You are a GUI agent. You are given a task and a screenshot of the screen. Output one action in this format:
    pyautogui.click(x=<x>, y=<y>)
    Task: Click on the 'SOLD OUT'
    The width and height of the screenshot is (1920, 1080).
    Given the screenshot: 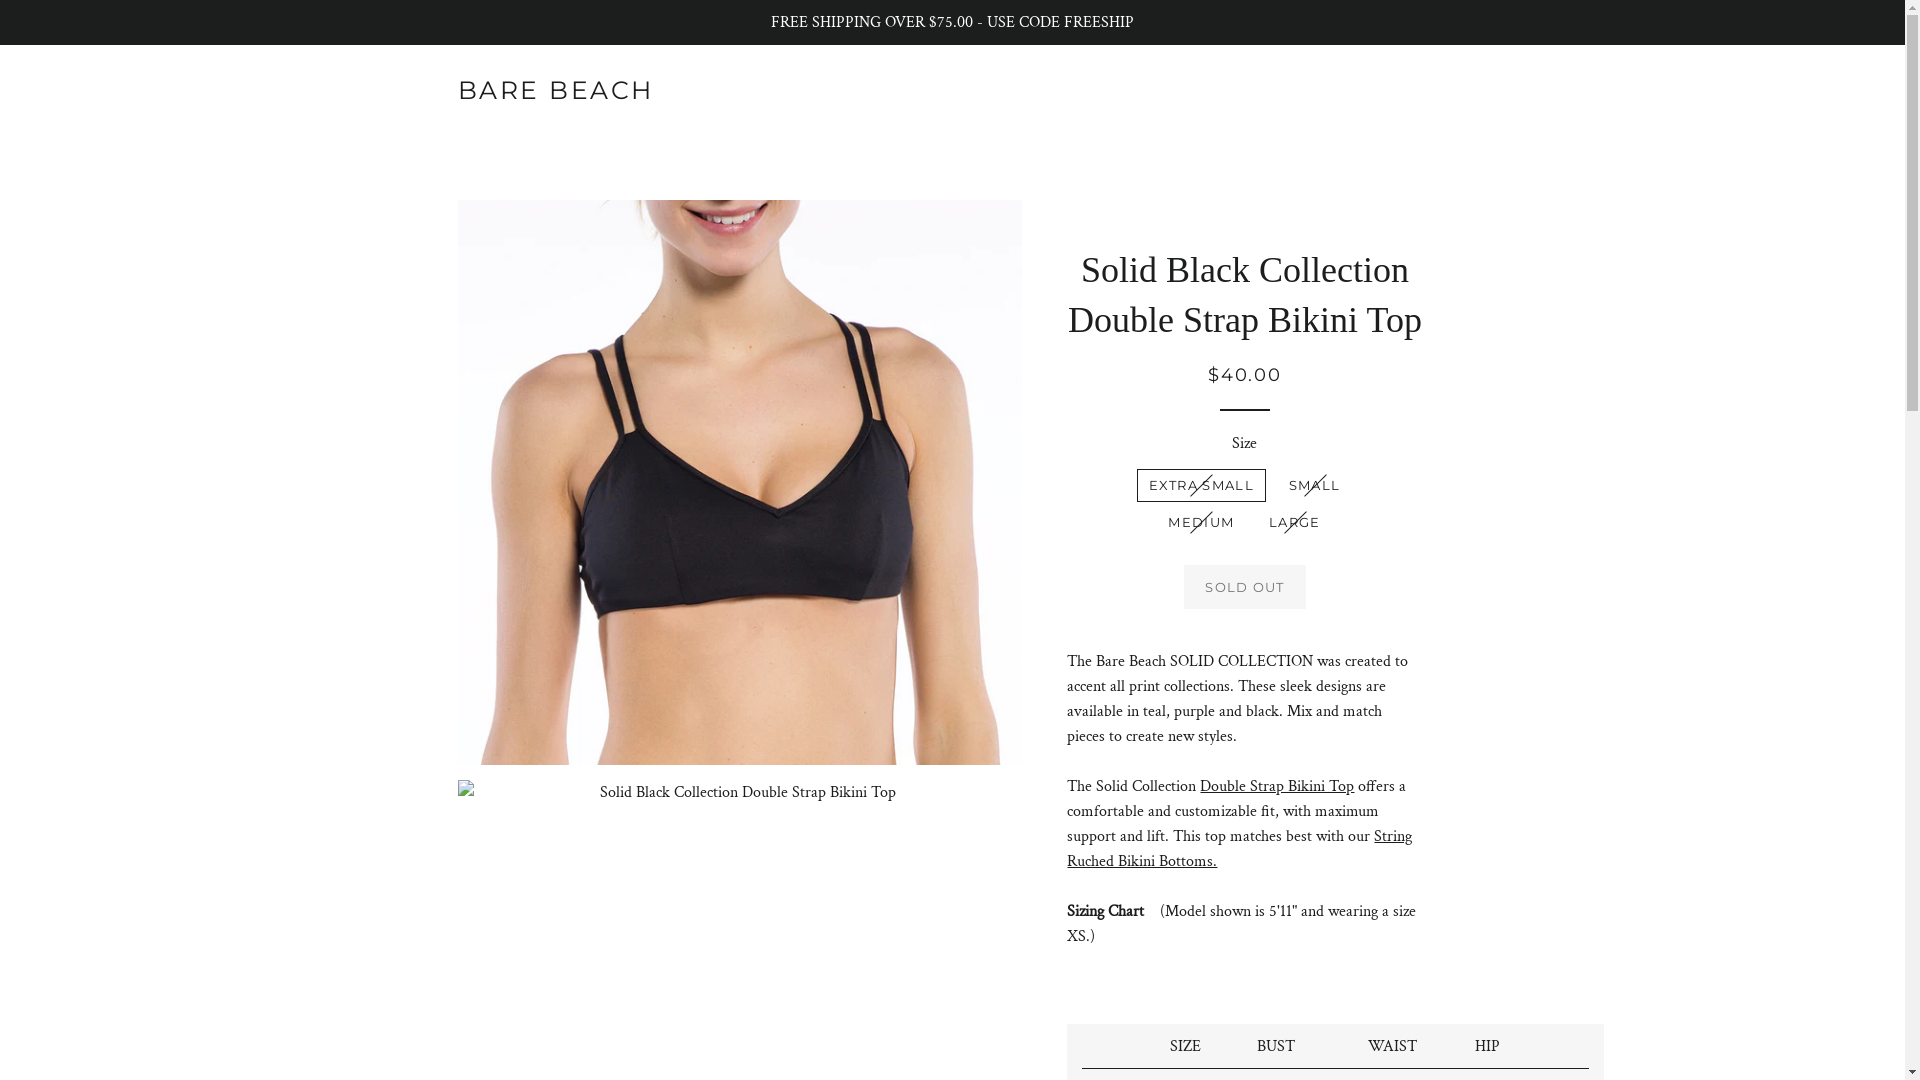 What is the action you would take?
    pyautogui.click(x=1184, y=585)
    